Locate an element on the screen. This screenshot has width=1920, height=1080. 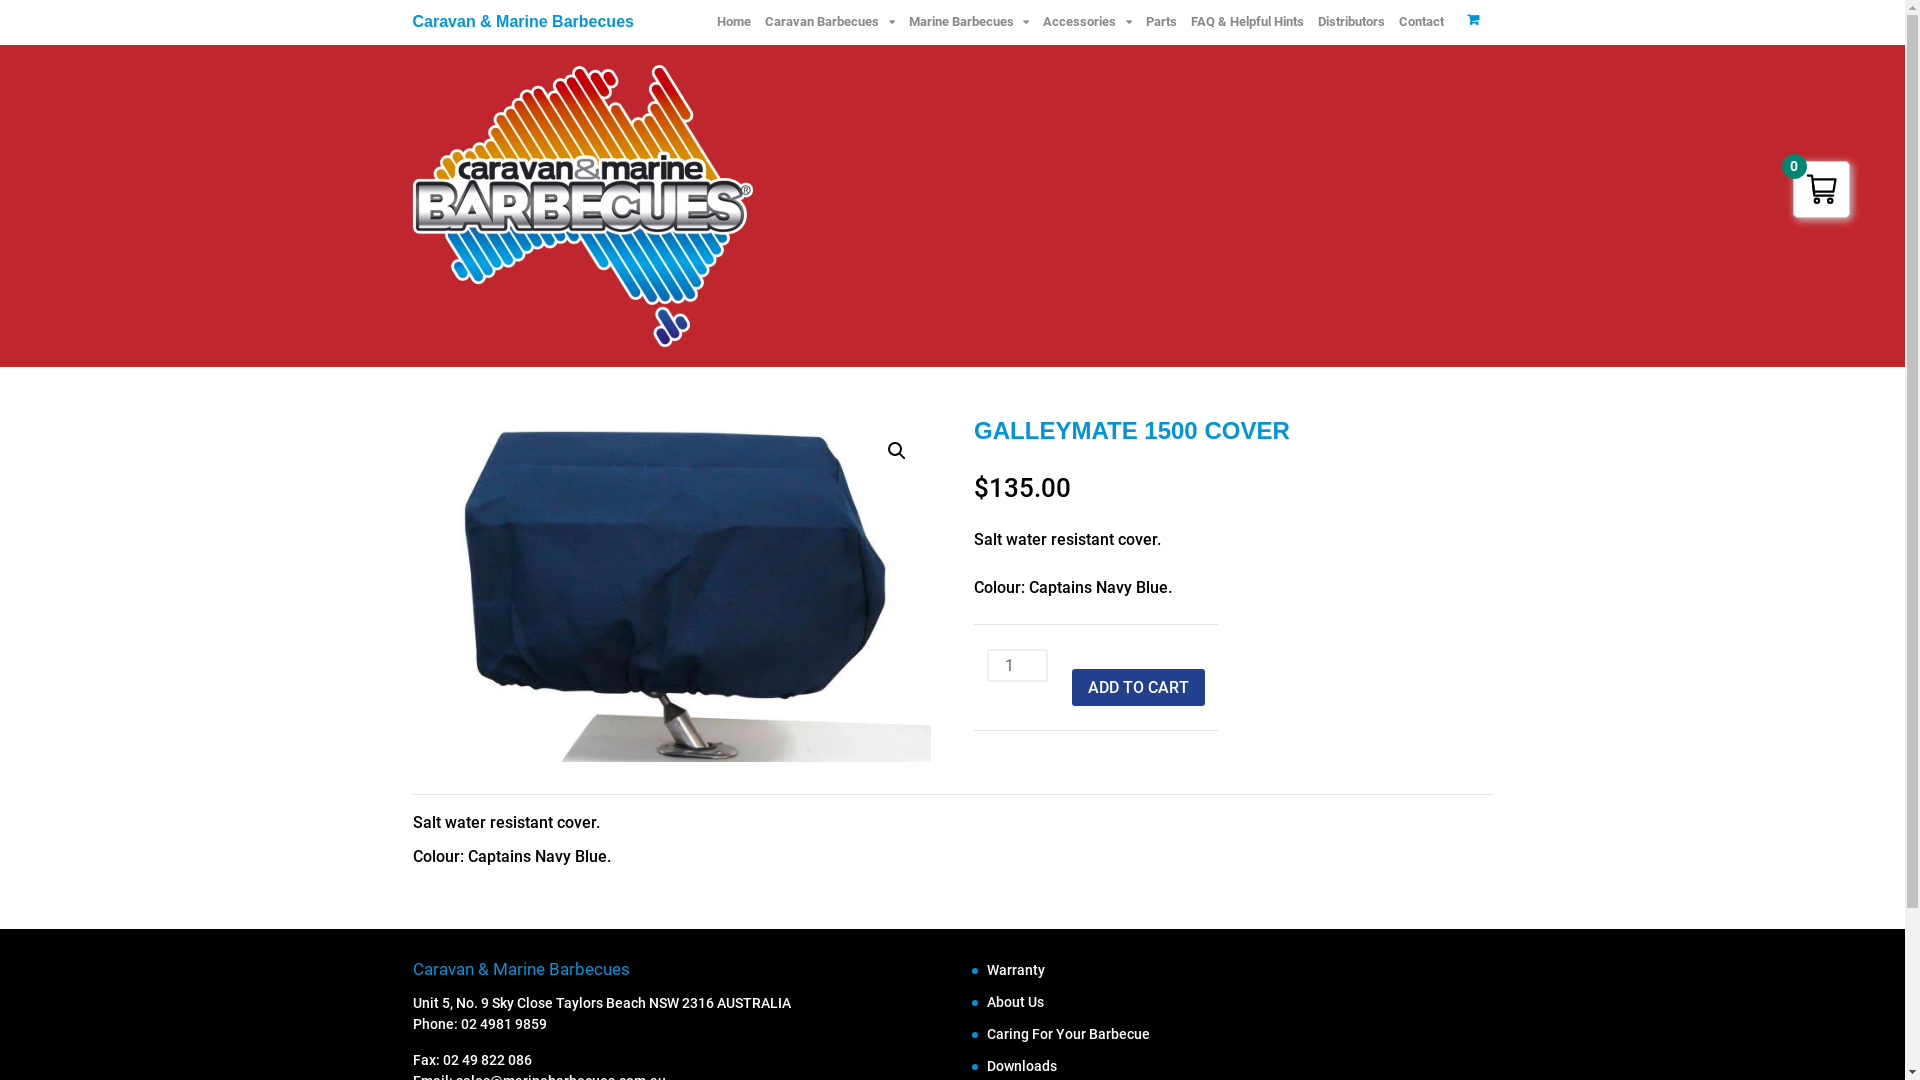
'Marine Barbecues' is located at coordinates (969, 22).